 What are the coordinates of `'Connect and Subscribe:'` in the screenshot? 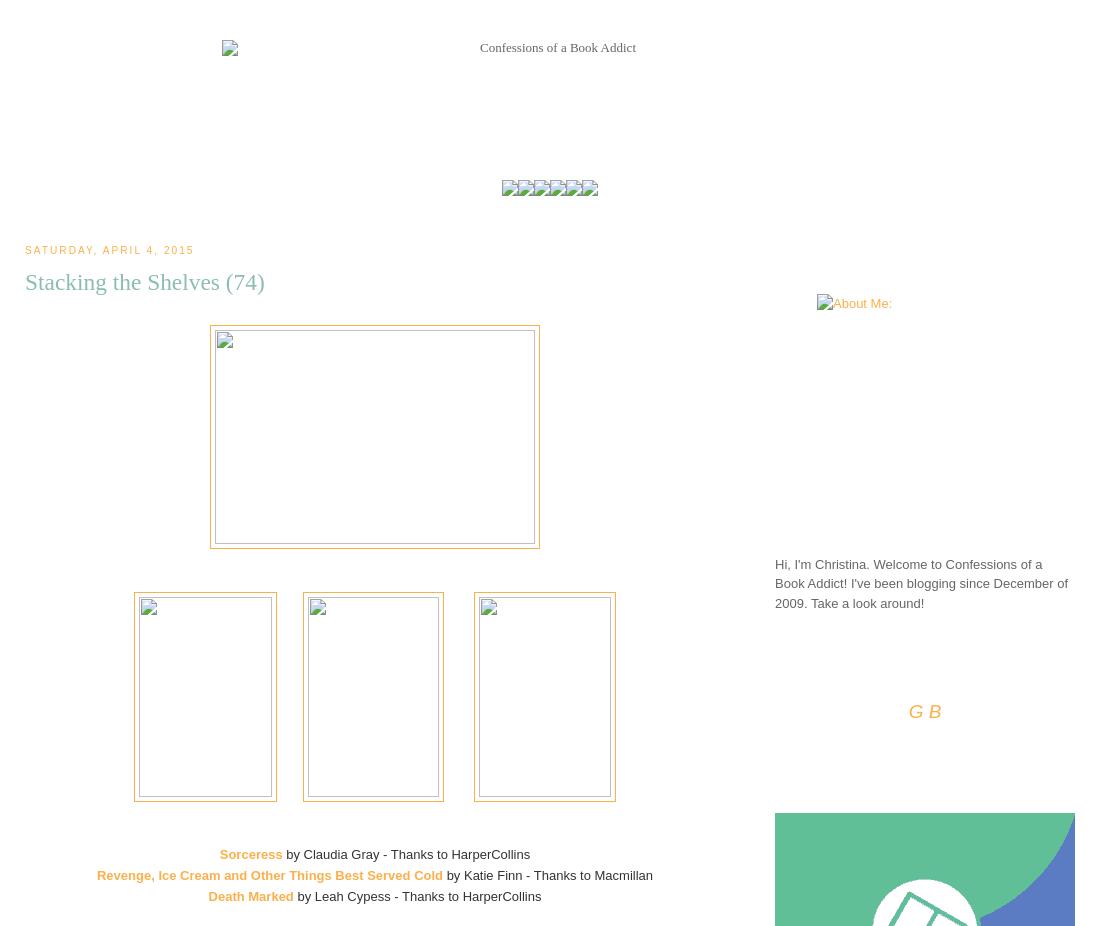 It's located at (836, 668).